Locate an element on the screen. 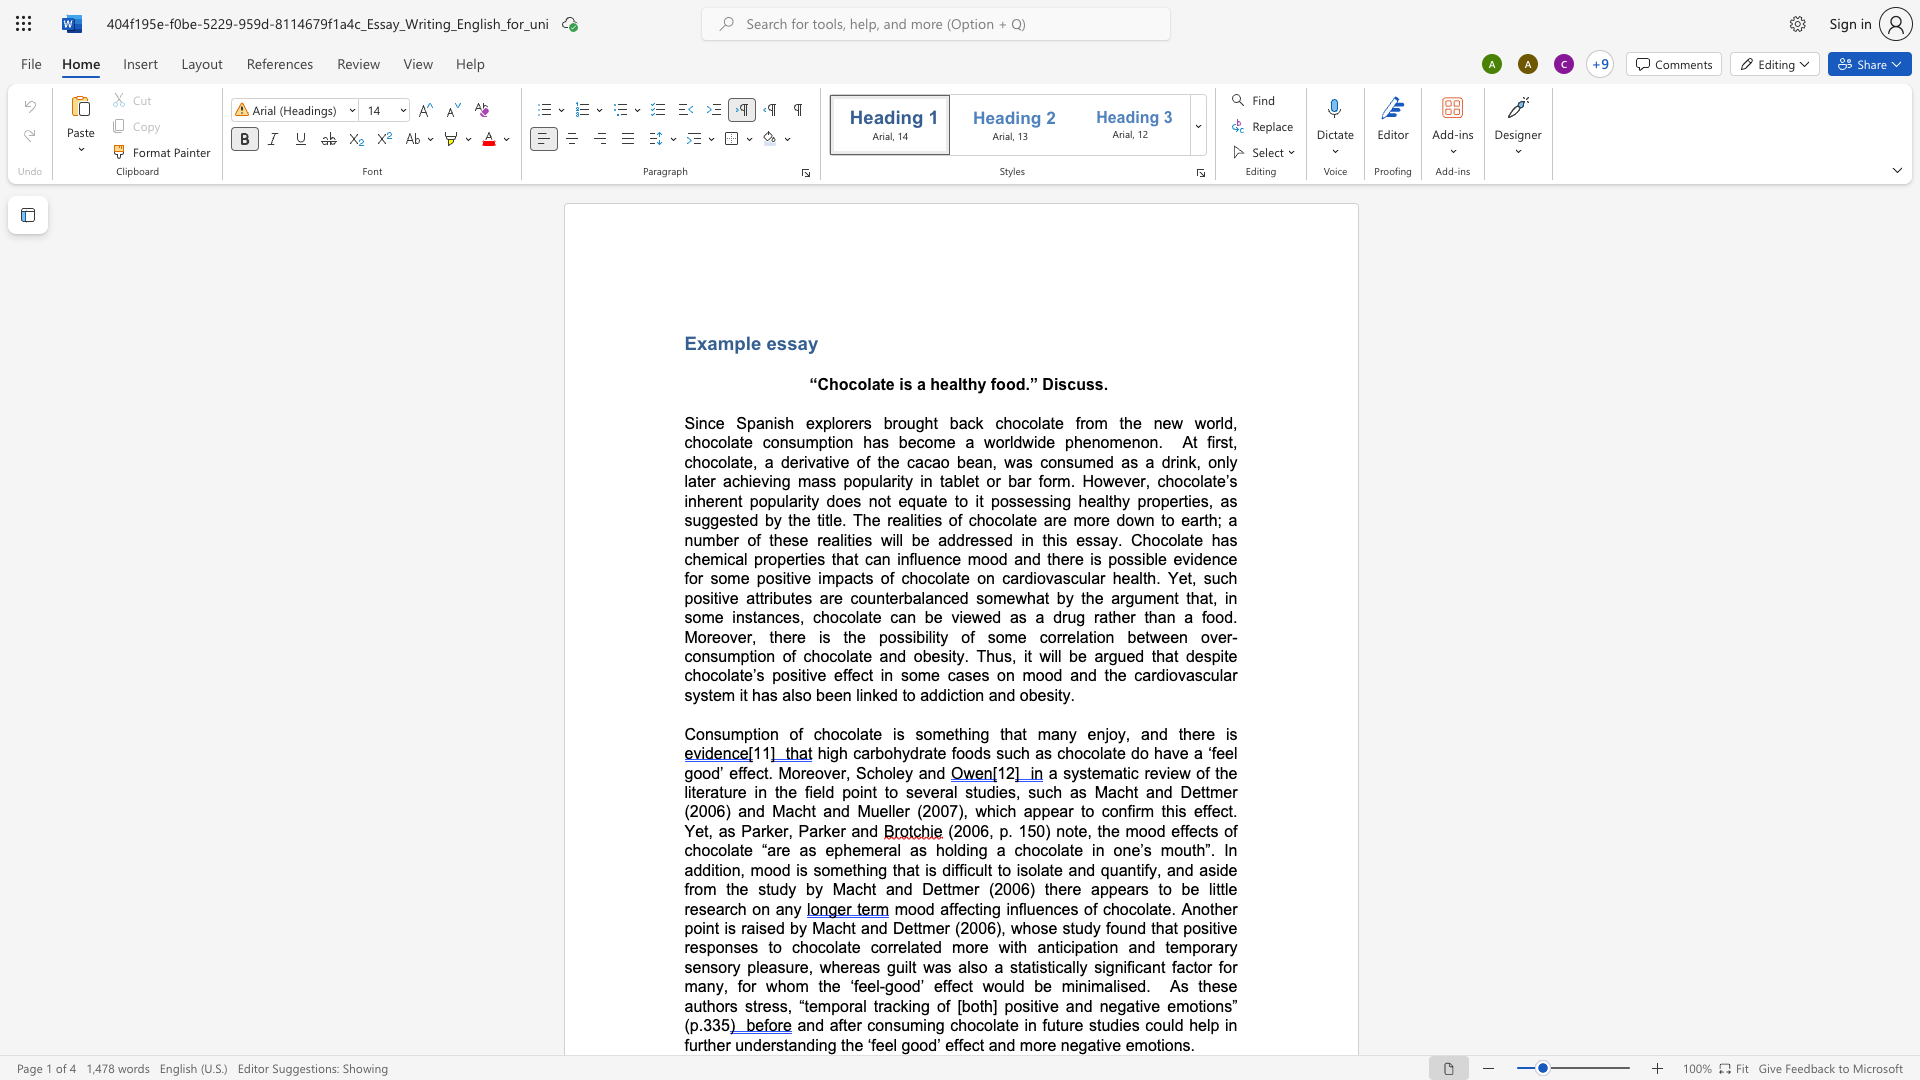 This screenshot has height=1080, width=1920. the space between the continuous character "D" and "i" in the text is located at coordinates (1051, 384).